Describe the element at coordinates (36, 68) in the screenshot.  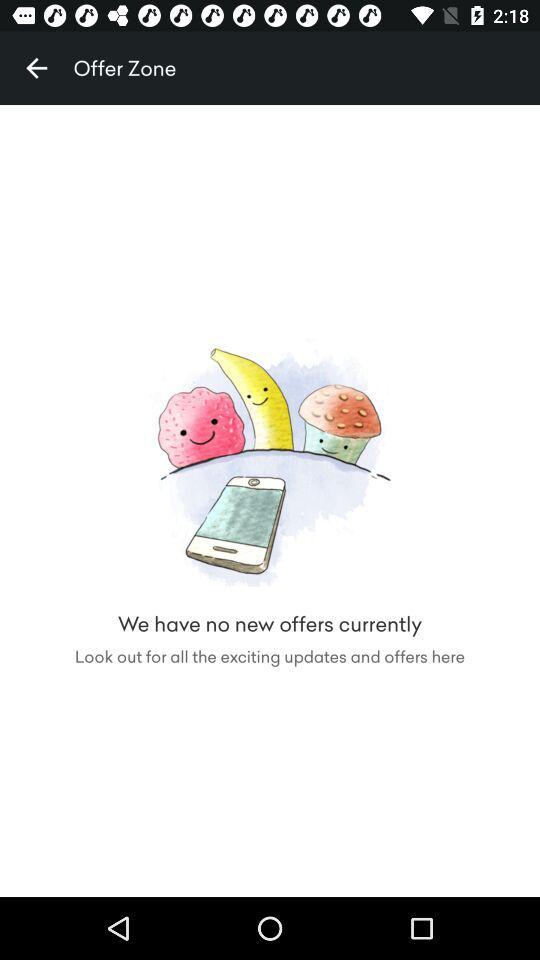
I see `the icon to the left of offer zone item` at that location.